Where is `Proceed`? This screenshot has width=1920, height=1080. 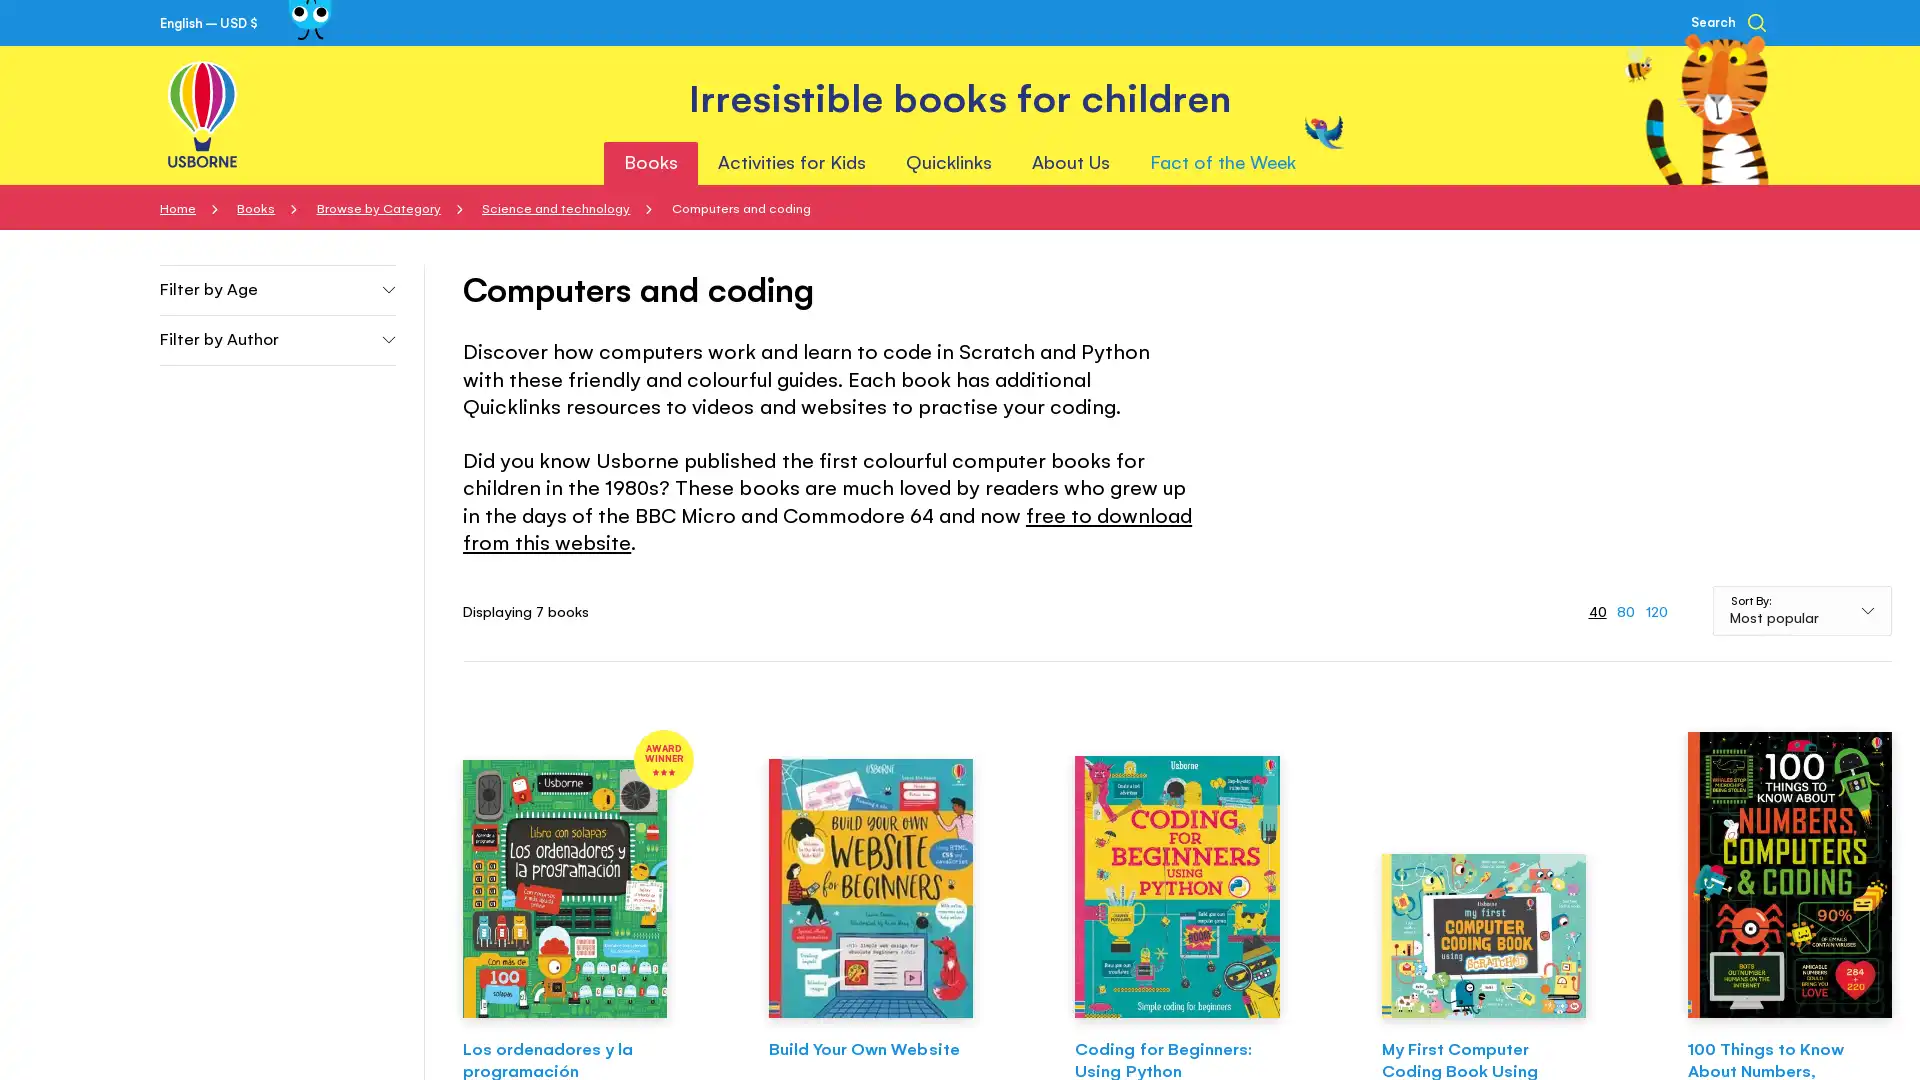 Proceed is located at coordinates (728, 456).